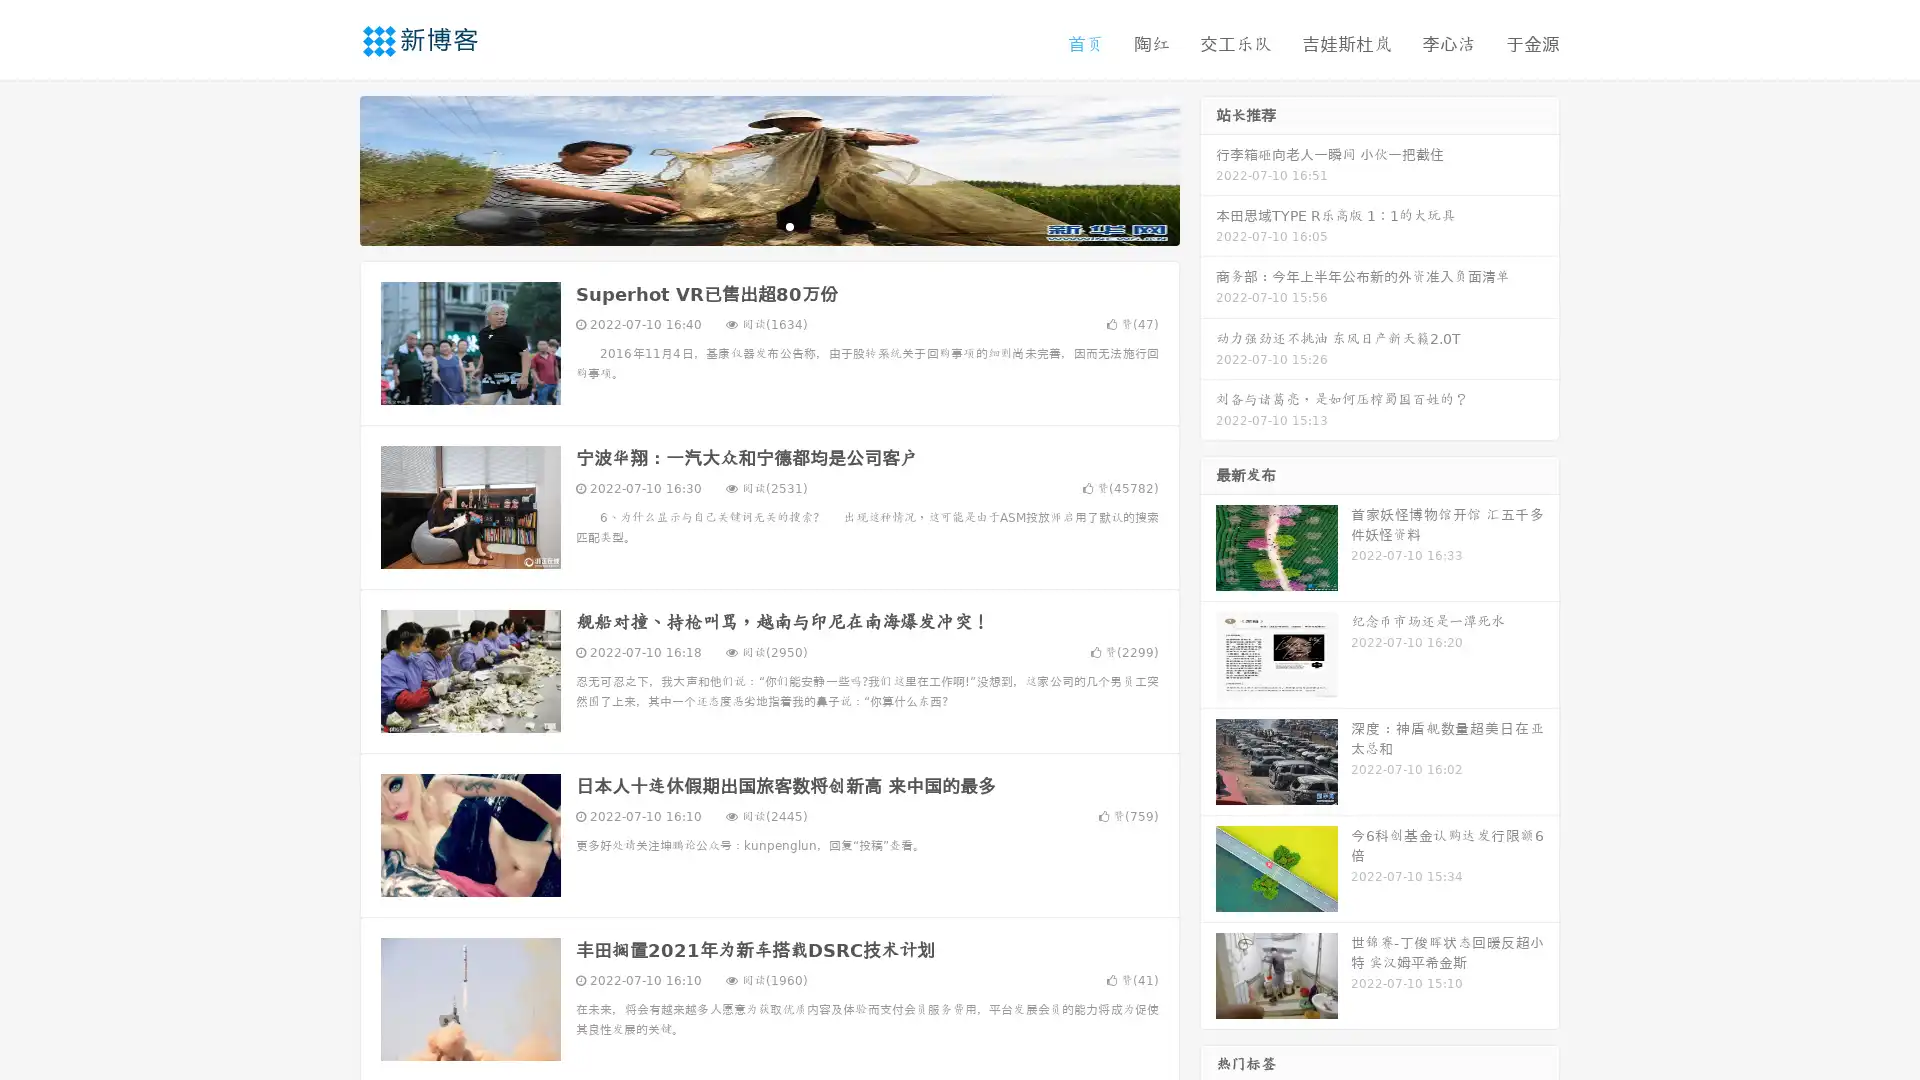 Image resolution: width=1920 pixels, height=1080 pixels. I want to click on Go to slide 2, so click(768, 225).